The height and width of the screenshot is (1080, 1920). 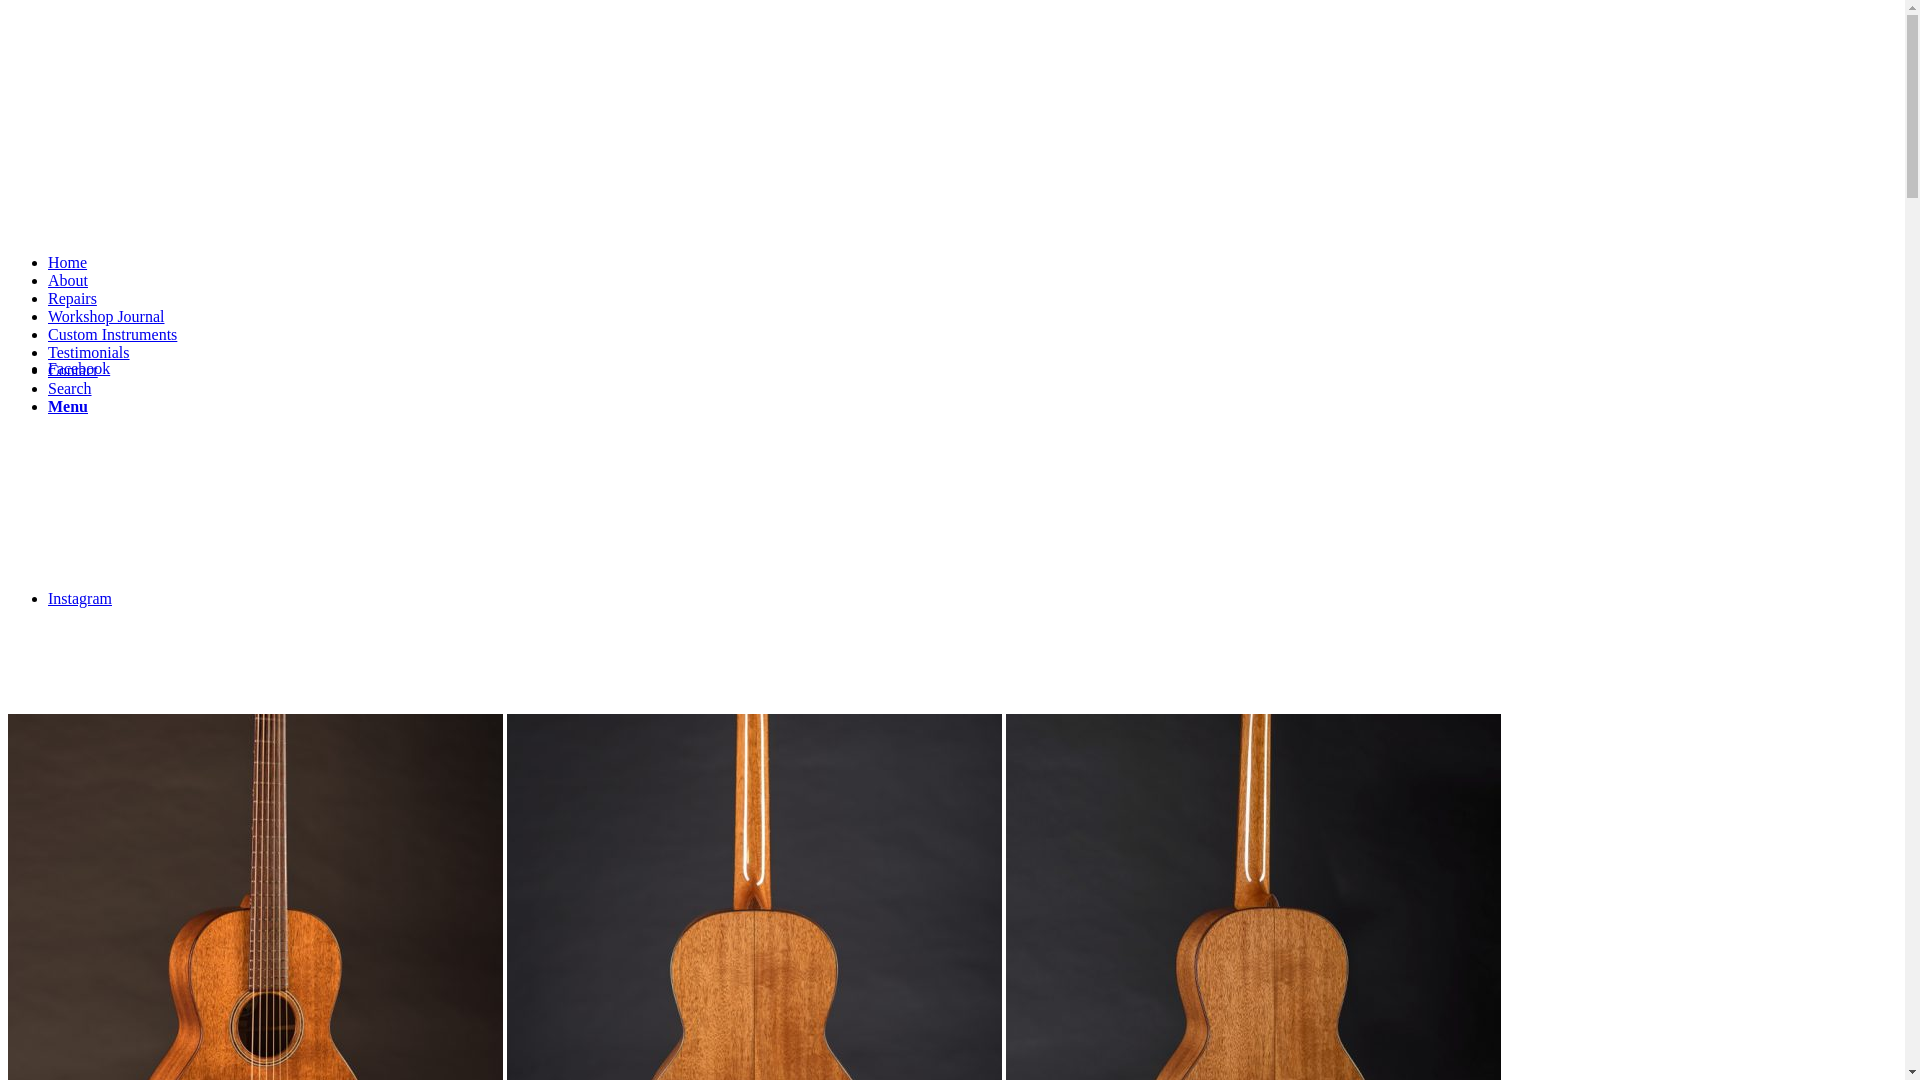 I want to click on 'Workshop Journal', so click(x=104, y=315).